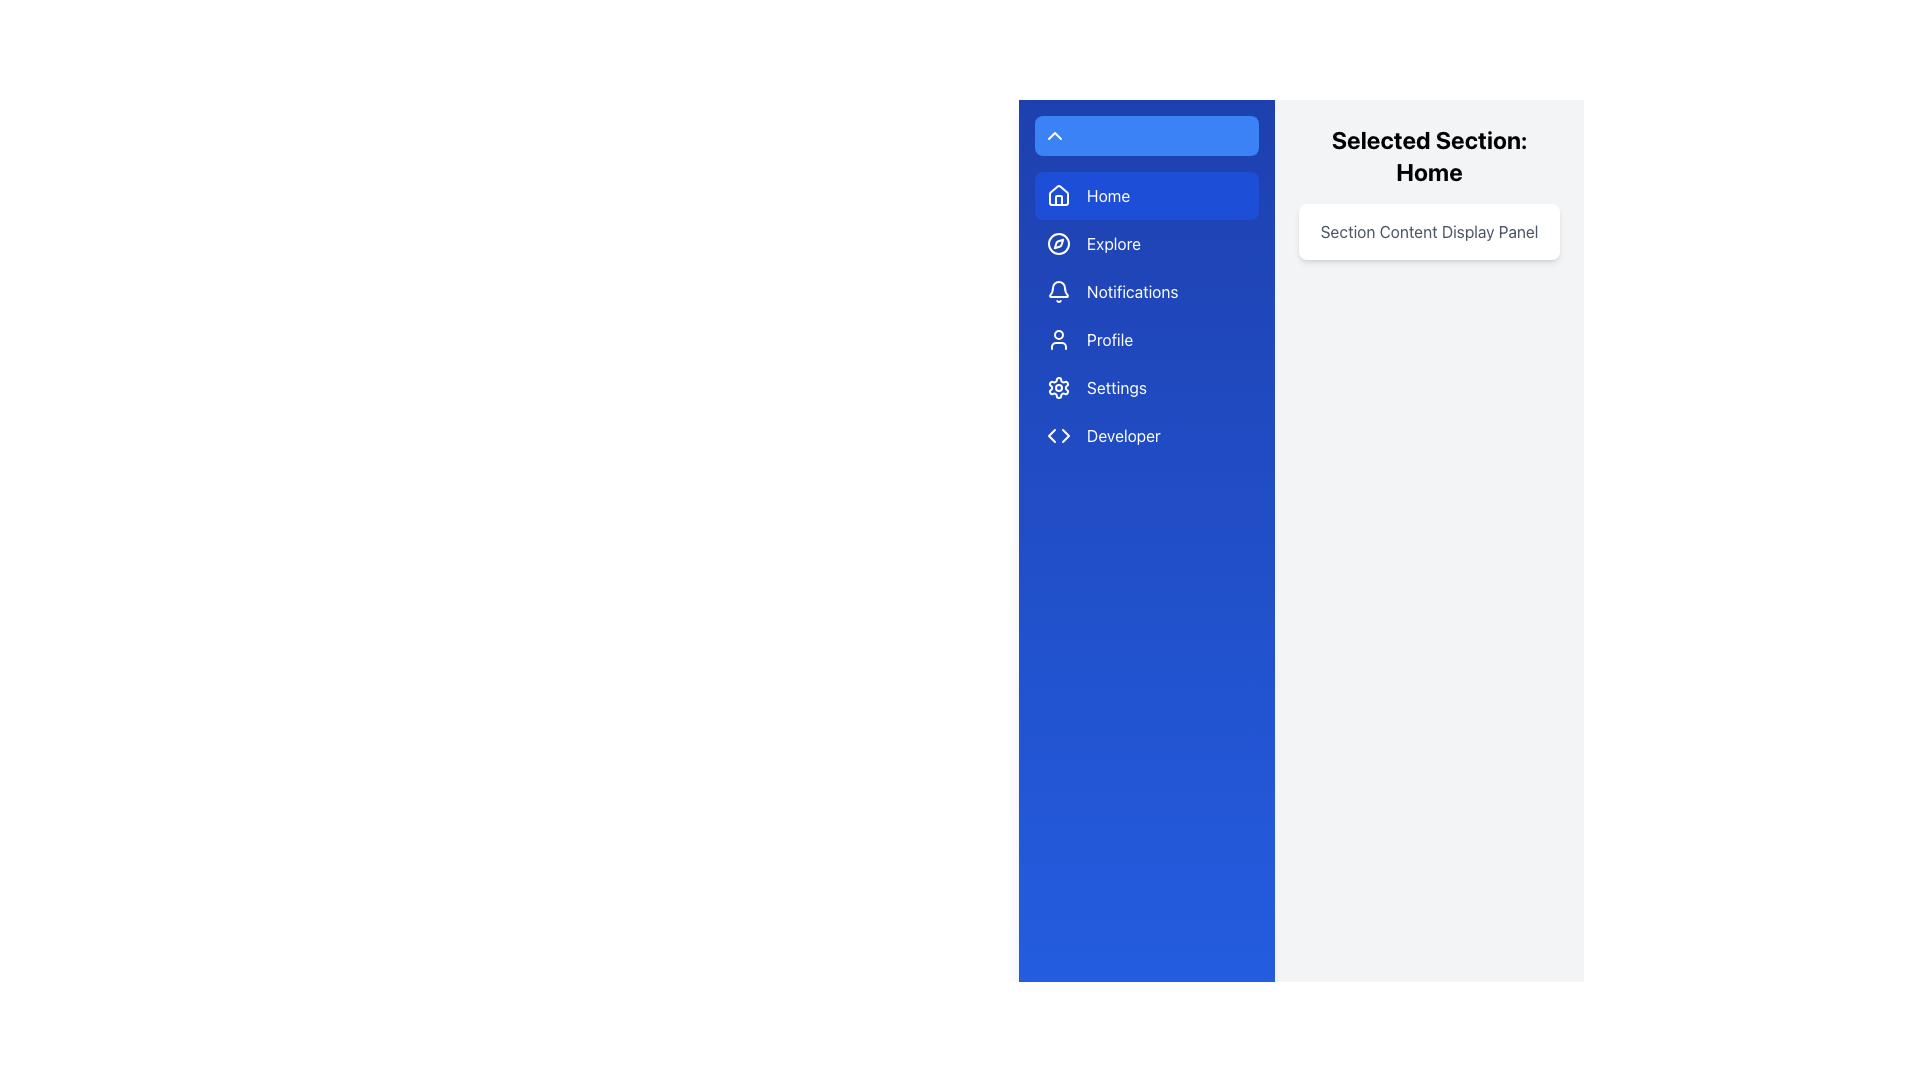  I want to click on the text label 'Developer' in the vertical navigation menu, so click(1123, 434).